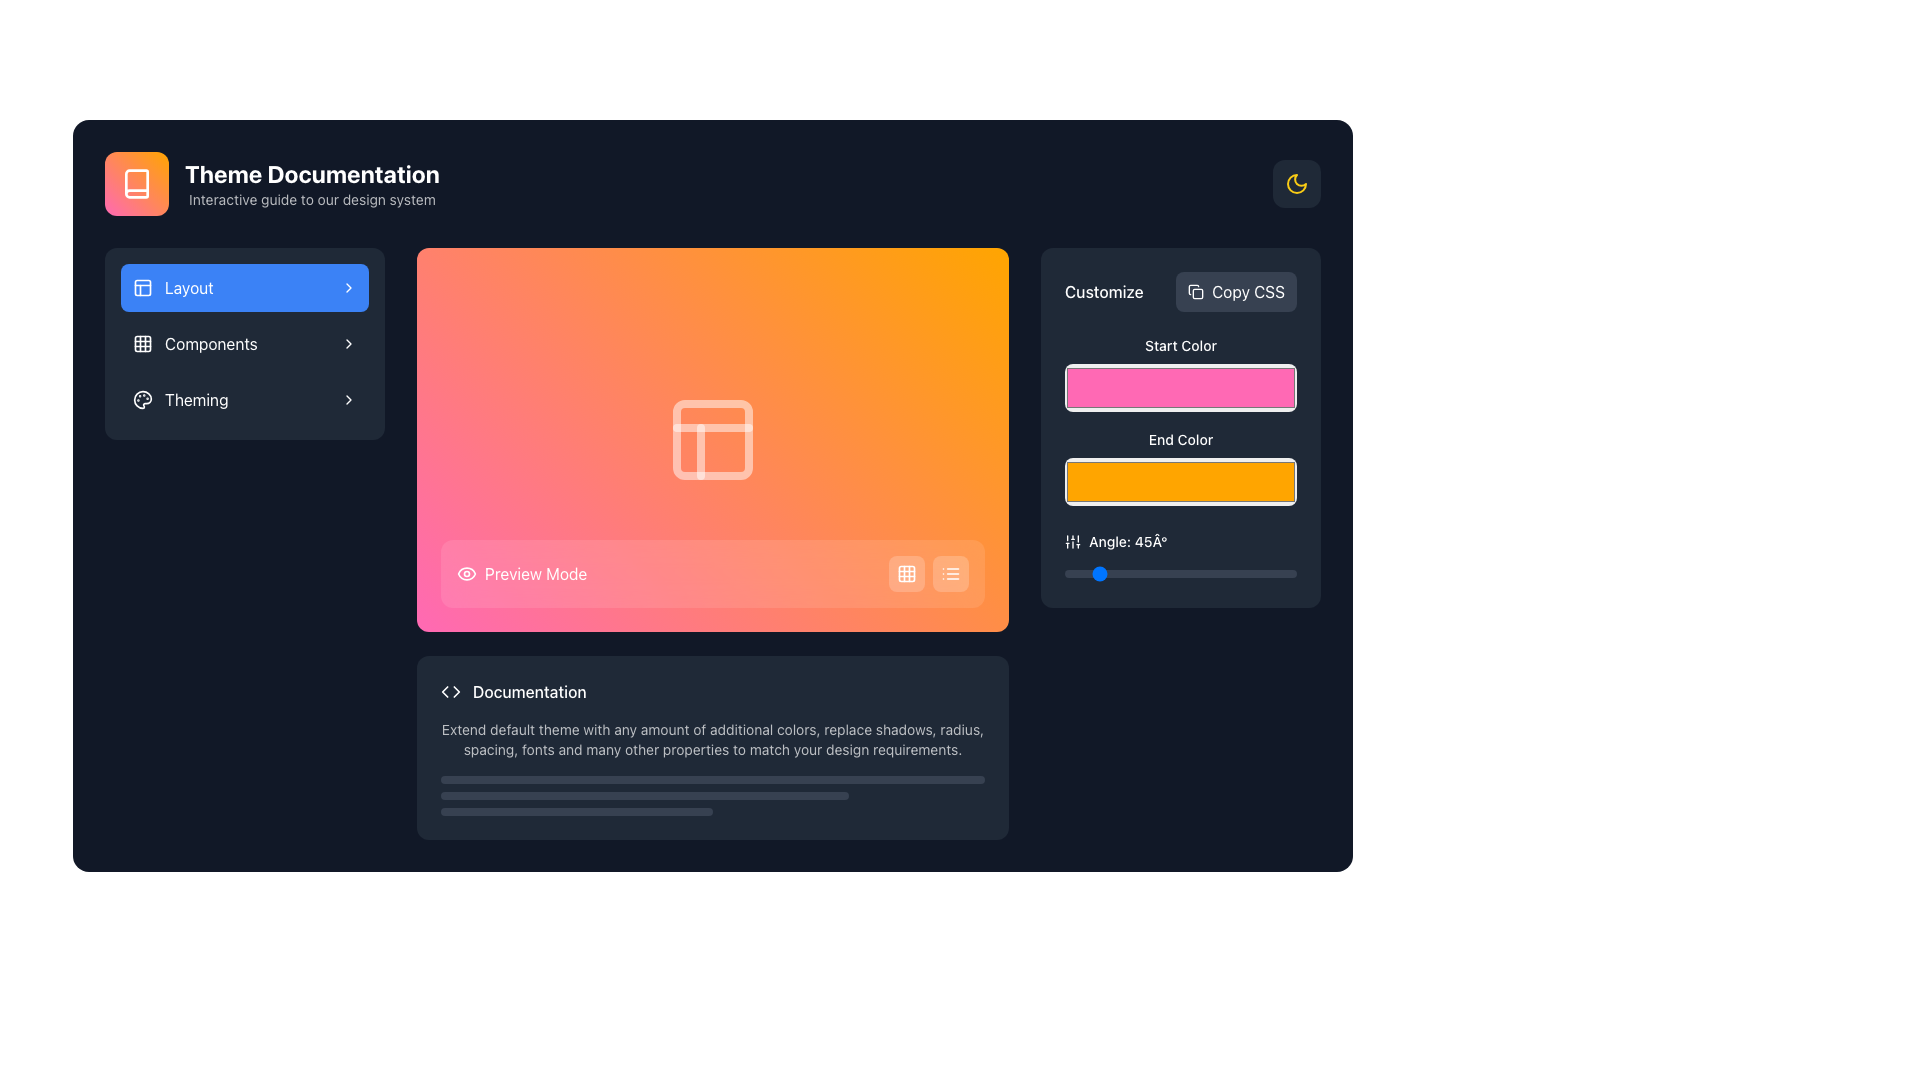 The image size is (1920, 1080). Describe the element at coordinates (536, 574) in the screenshot. I see `the 'Preview Mode' text label` at that location.